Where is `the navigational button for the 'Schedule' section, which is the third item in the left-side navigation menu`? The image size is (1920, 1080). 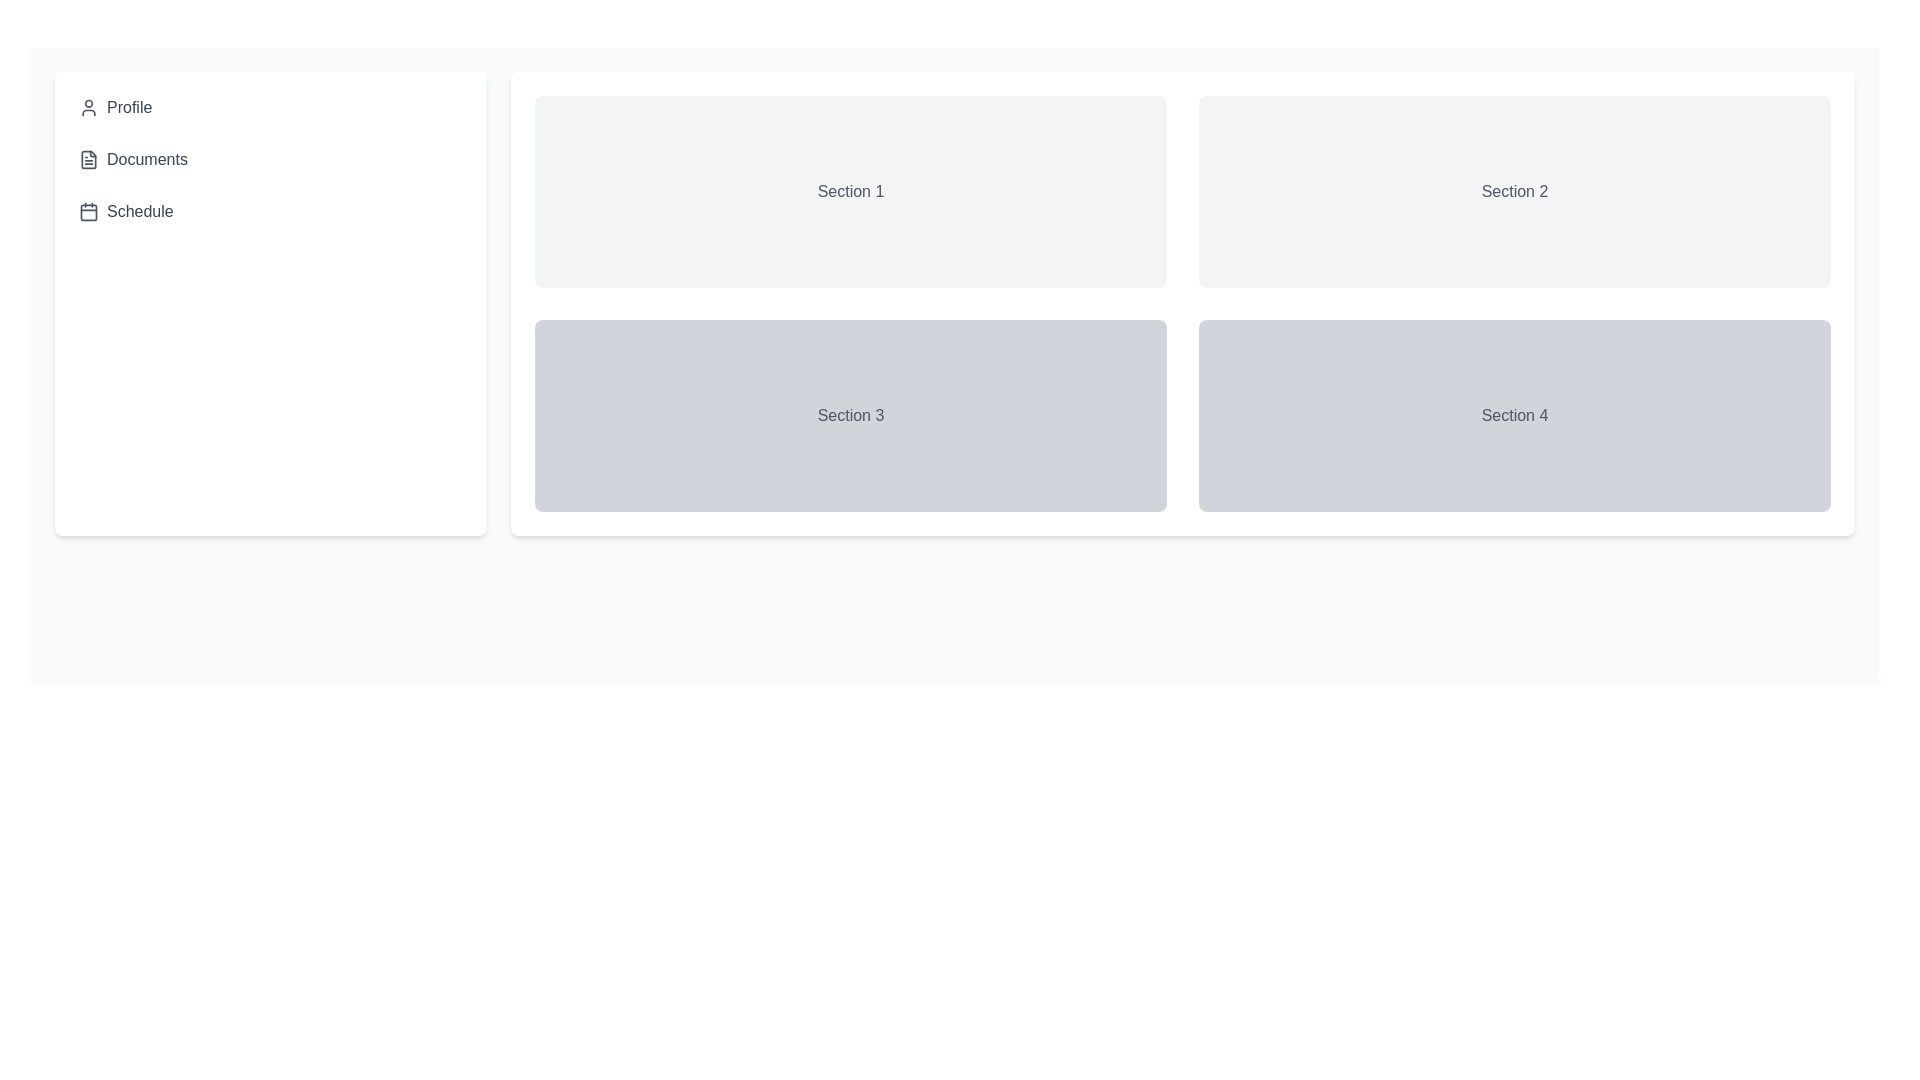 the navigational button for the 'Schedule' section, which is the third item in the left-side navigation menu is located at coordinates (269, 212).